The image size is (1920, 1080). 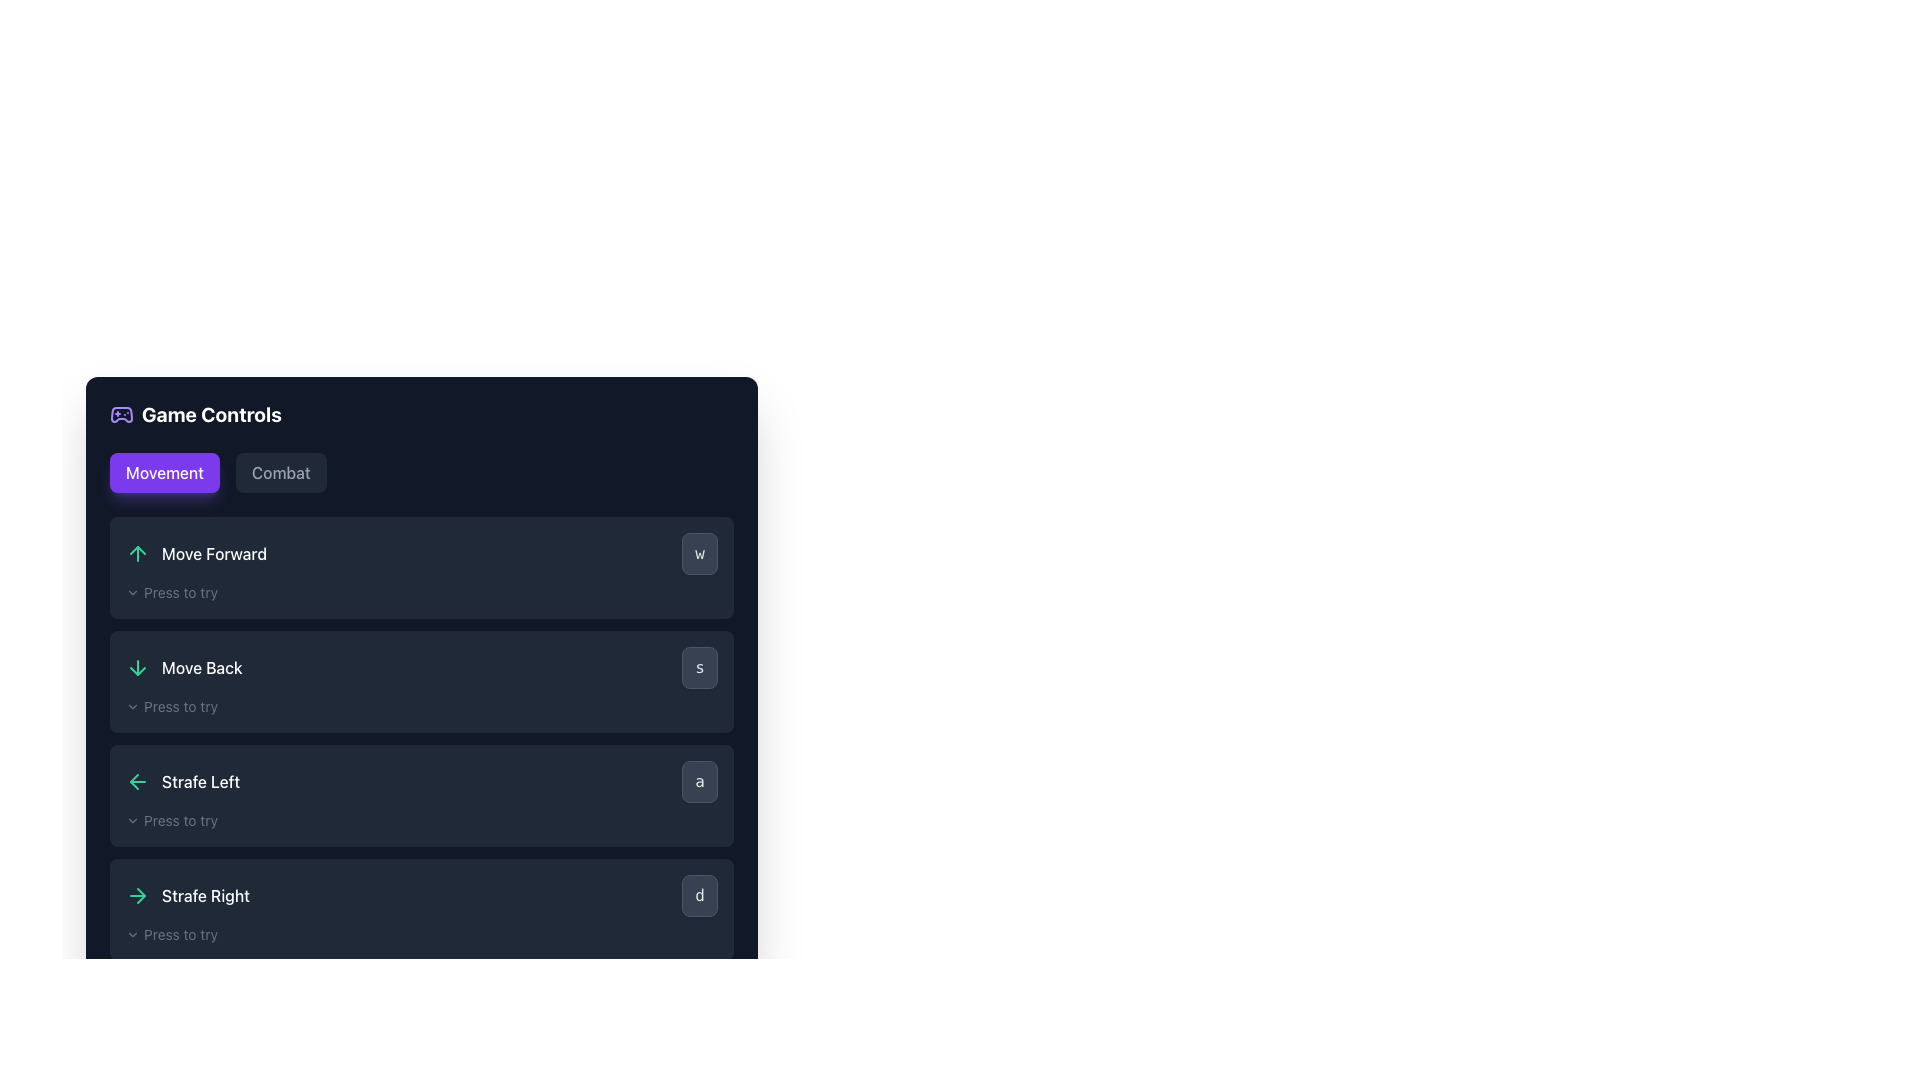 What do you see at coordinates (187, 894) in the screenshot?
I see `the 'Strafe Right' text label which is styled in white and located next to a green right arrow in the list of game controls` at bounding box center [187, 894].